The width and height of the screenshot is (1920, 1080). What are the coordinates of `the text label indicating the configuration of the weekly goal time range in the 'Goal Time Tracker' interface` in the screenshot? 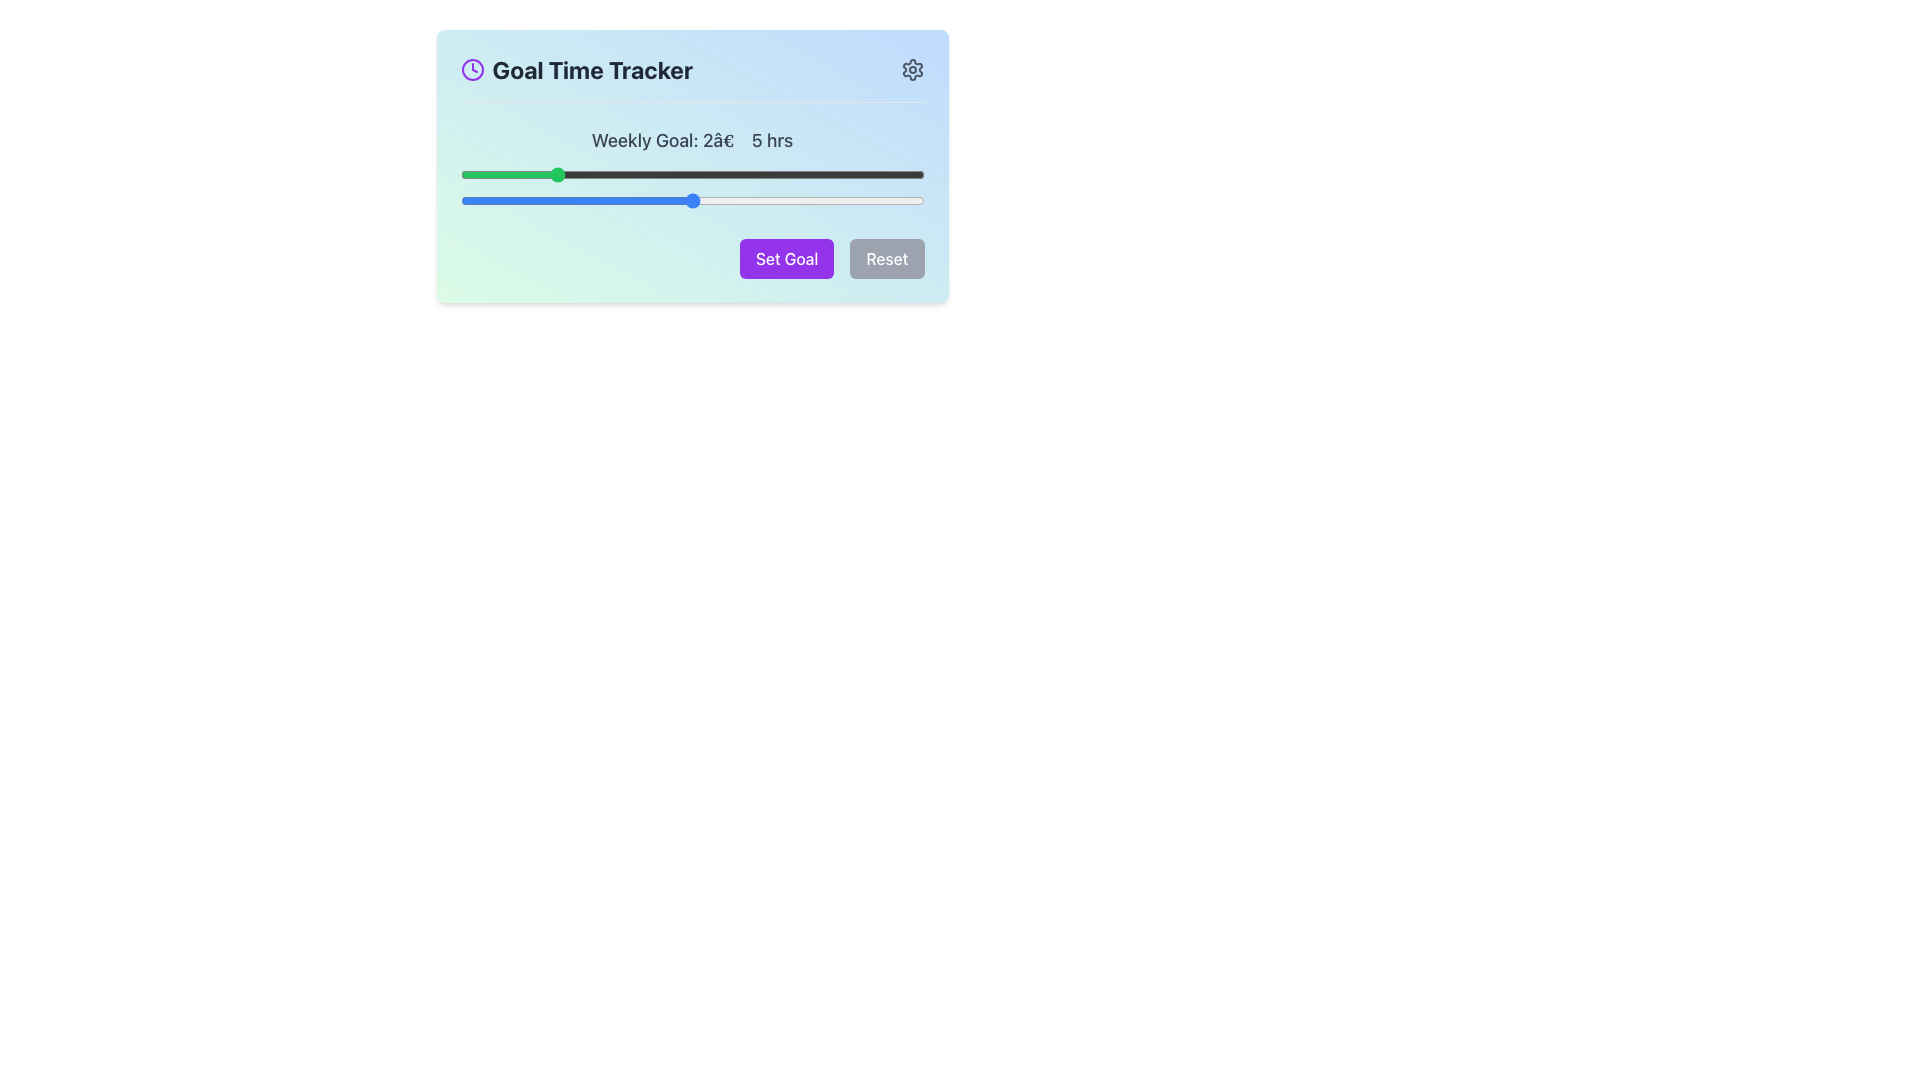 It's located at (692, 140).